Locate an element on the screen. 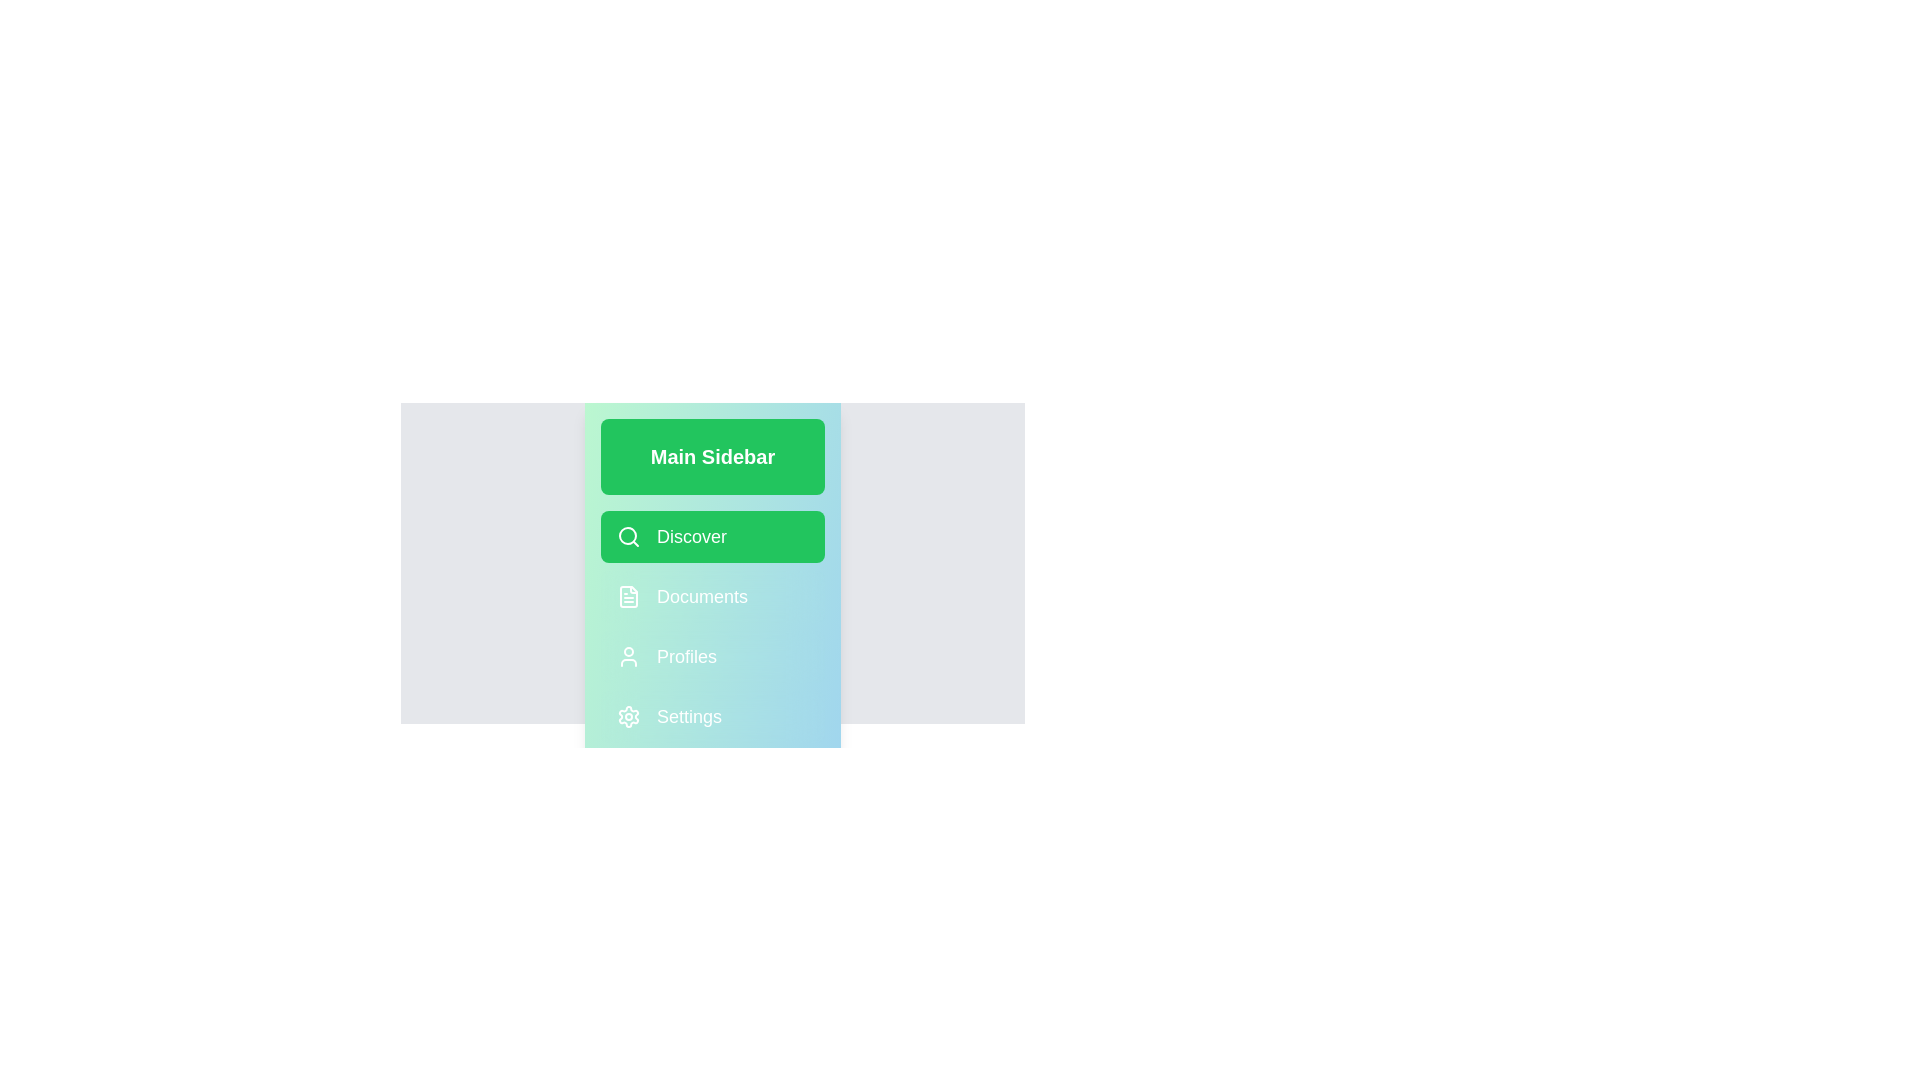  the 'Profiles' menu item in the vertically stacked sidebar, which is the third item below 'Documents' and above 'Settings' is located at coordinates (713, 656).